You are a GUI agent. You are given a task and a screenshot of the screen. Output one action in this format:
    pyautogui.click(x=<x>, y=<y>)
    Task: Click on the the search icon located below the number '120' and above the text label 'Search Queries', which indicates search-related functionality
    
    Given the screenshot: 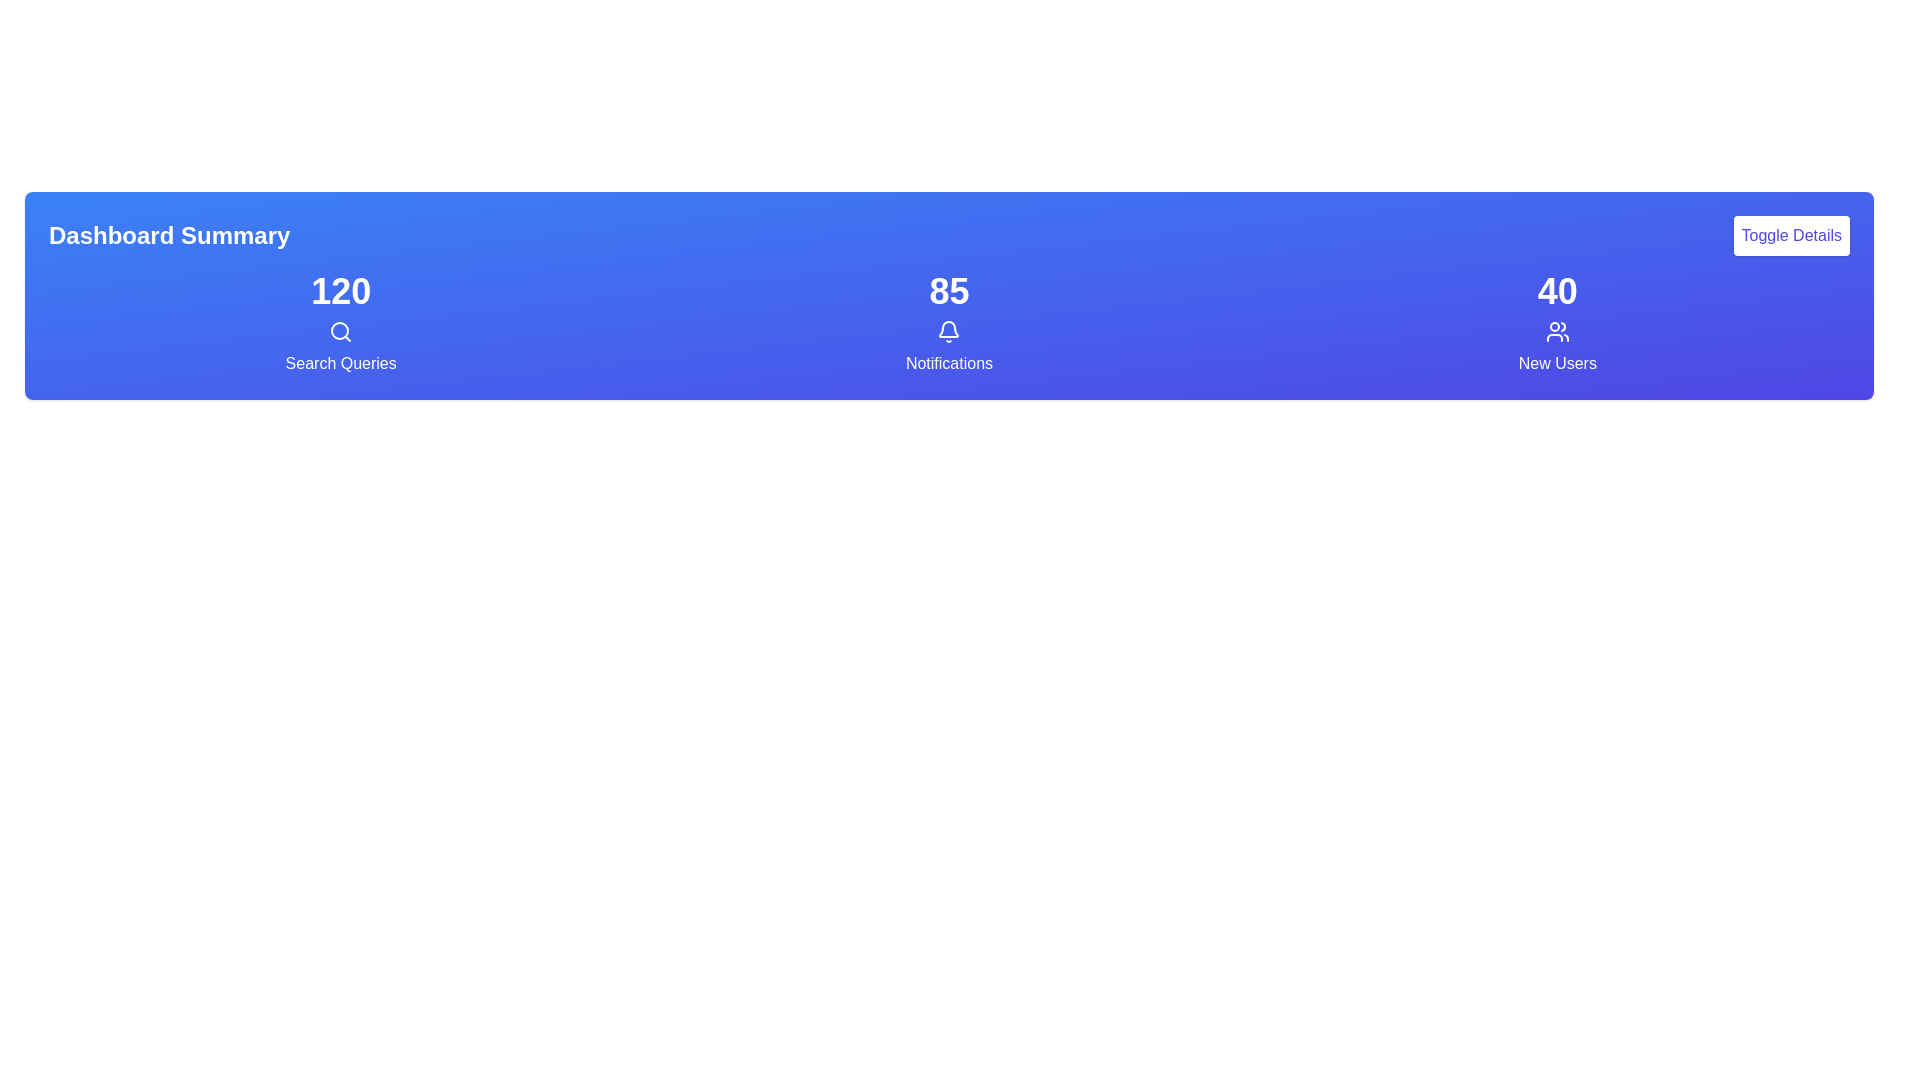 What is the action you would take?
    pyautogui.click(x=341, y=330)
    